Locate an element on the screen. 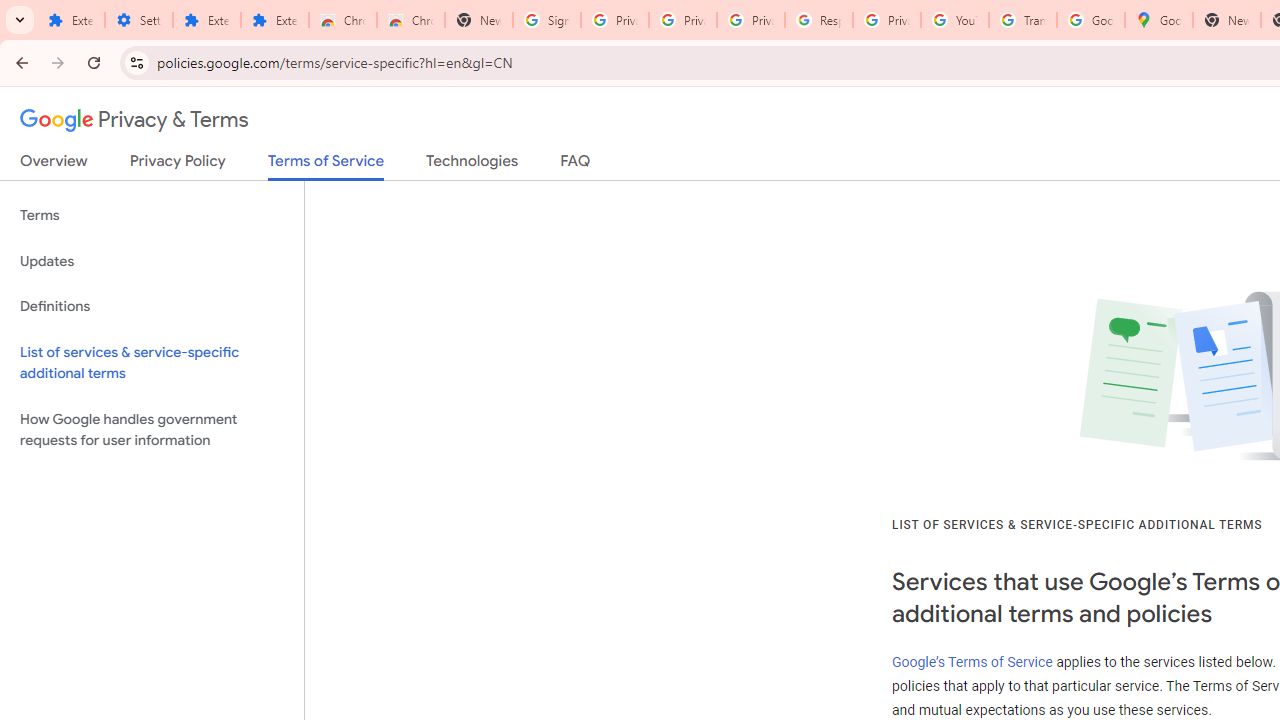  'Chrome Web Store' is located at coordinates (343, 20).